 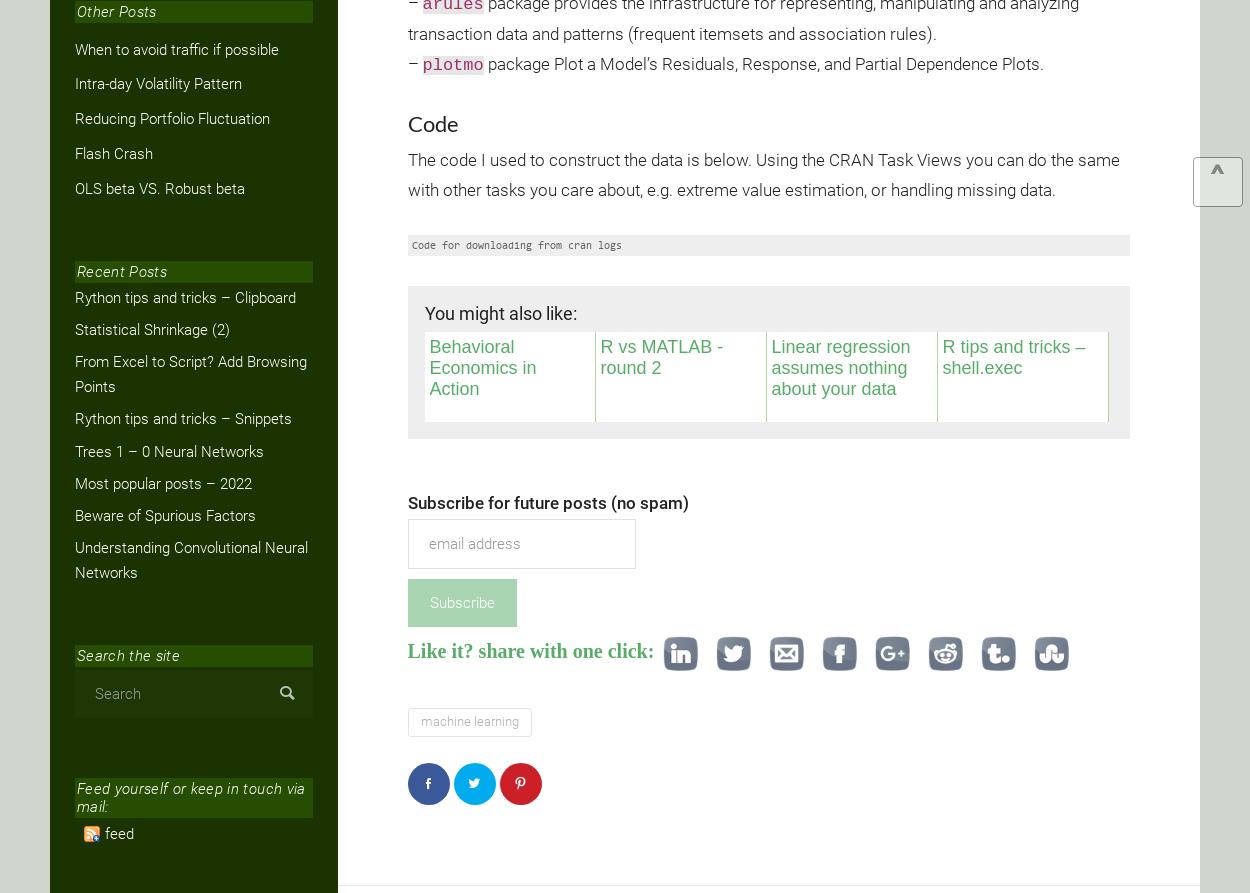 What do you see at coordinates (118, 831) in the screenshot?
I see `'feed'` at bounding box center [118, 831].